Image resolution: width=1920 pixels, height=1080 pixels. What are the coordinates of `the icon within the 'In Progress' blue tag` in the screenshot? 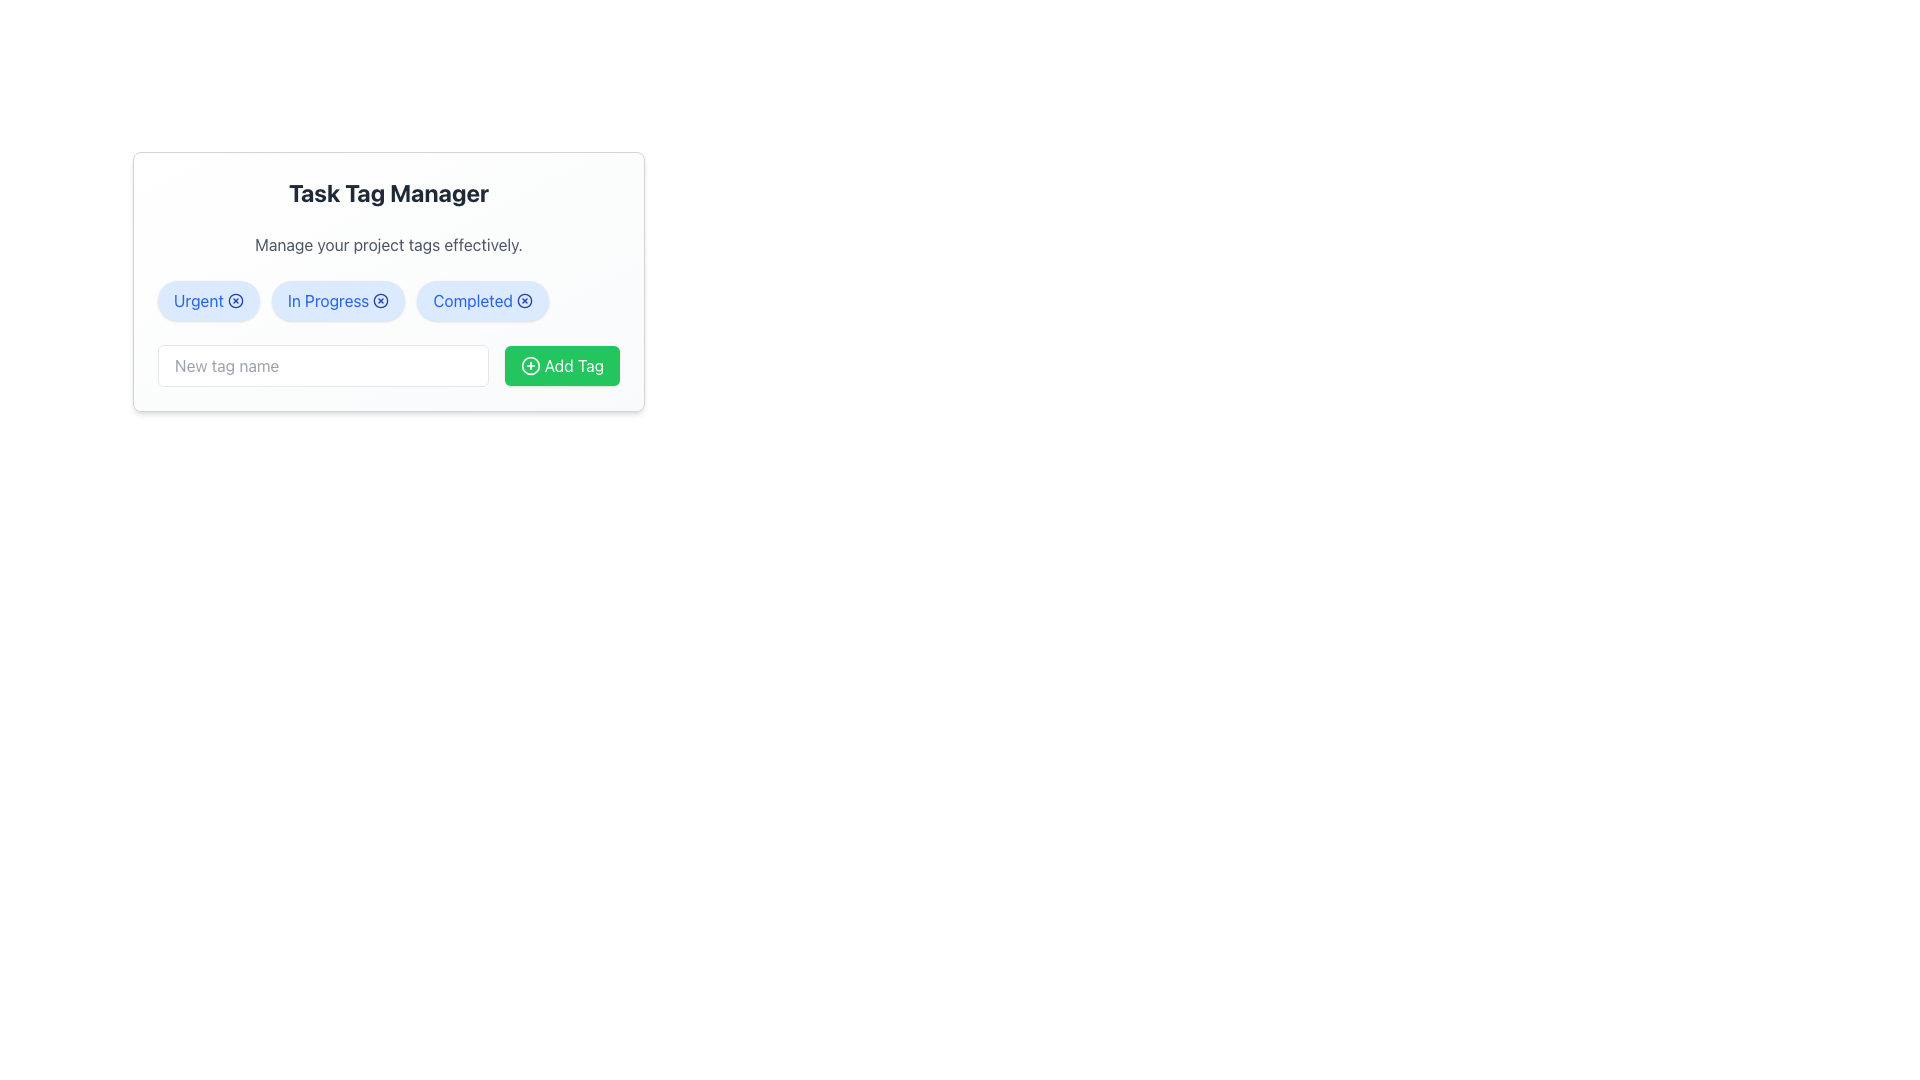 It's located at (381, 300).